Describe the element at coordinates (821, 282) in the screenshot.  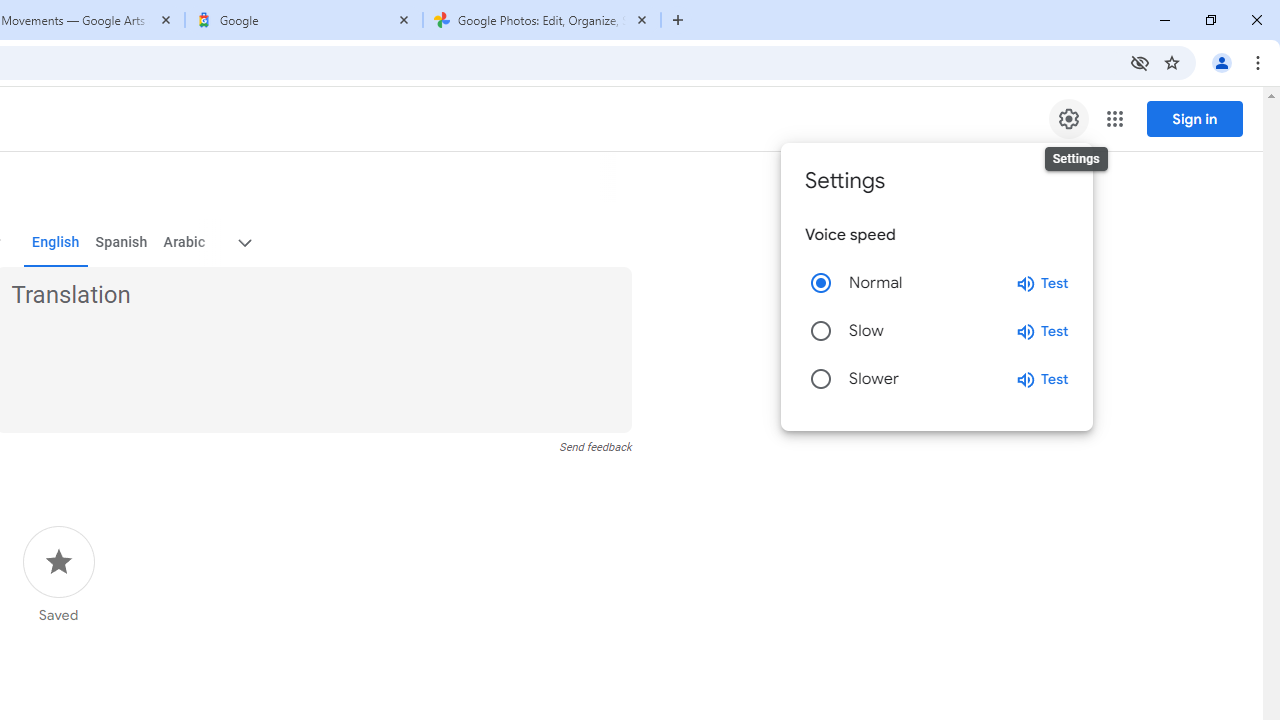
I see `'Normal'` at that location.